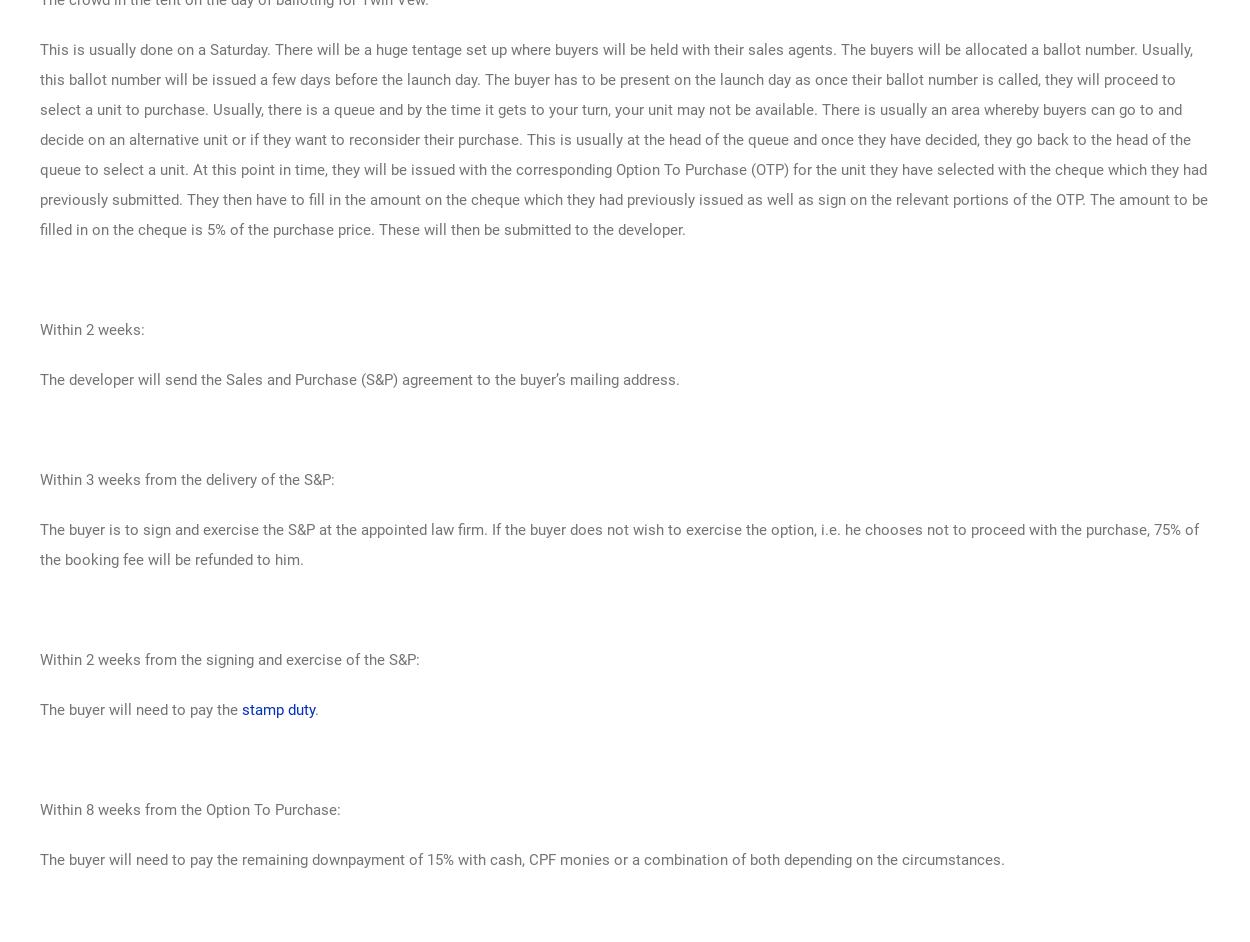 Image resolution: width=1250 pixels, height=942 pixels. What do you see at coordinates (618, 543) in the screenshot?
I see `'The buyer is to sign and exercise the S&P at the appointed law firm. If the buyer does not wish to exercise the option, i.e. he chooses not to proceed with the purchase, 75% of the booking fee will be refunded to him.'` at bounding box center [618, 543].